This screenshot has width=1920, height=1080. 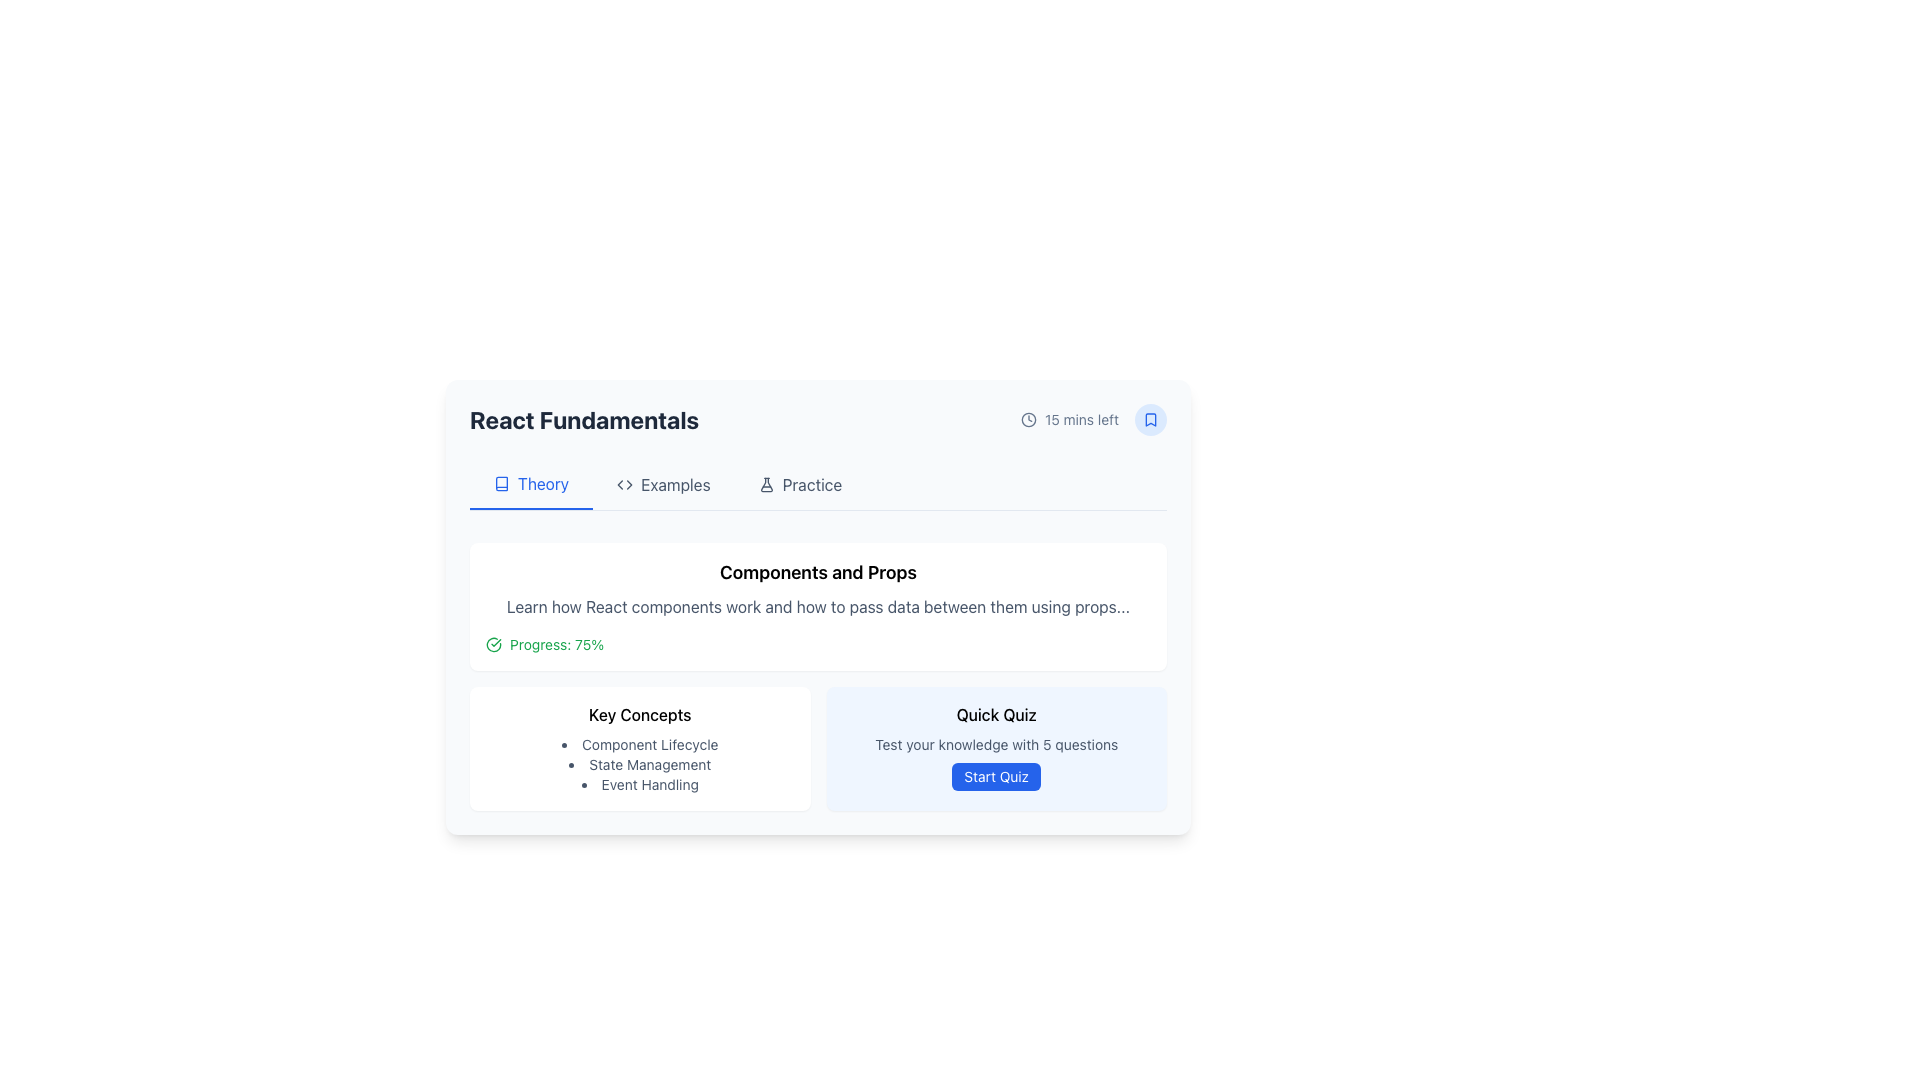 I want to click on the bookmark icon located at the top-right corner of the user interface, so click(x=1151, y=419).